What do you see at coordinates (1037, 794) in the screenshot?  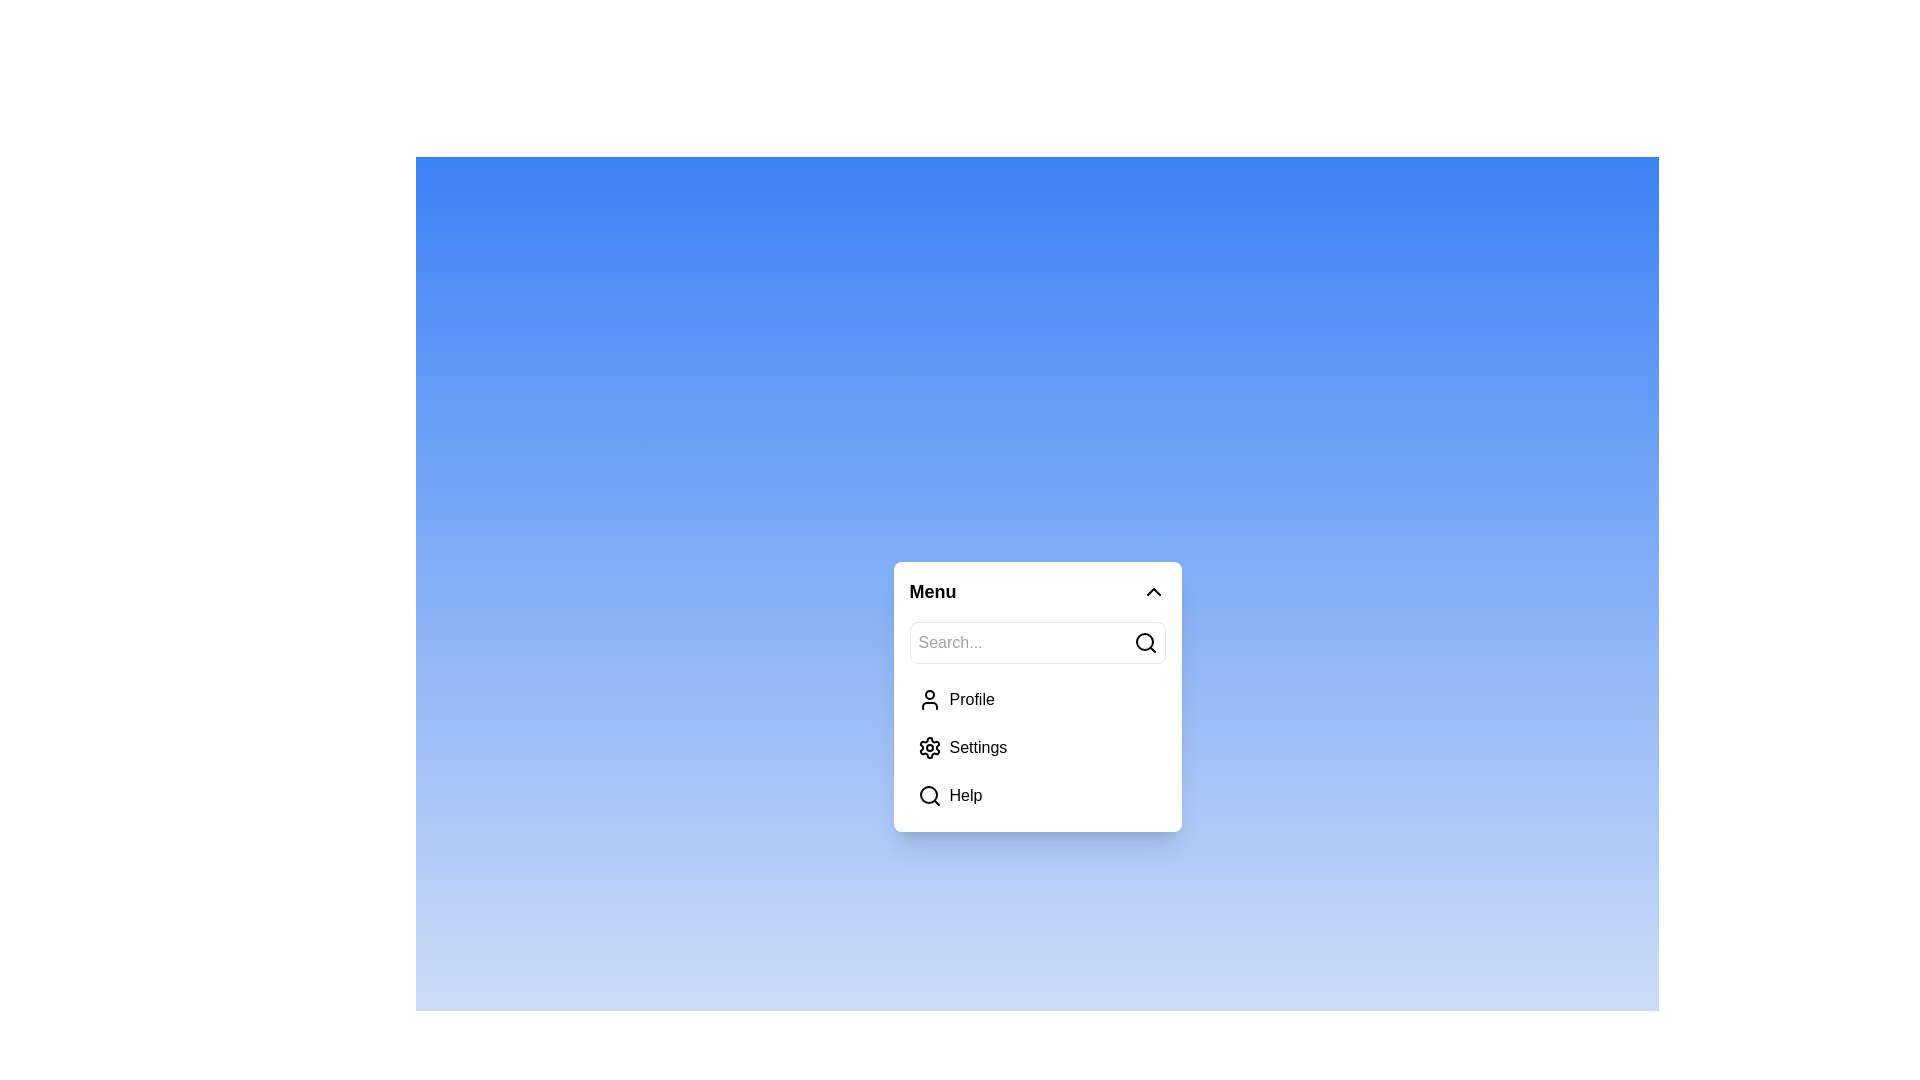 I see `the menu item Help from the list` at bounding box center [1037, 794].